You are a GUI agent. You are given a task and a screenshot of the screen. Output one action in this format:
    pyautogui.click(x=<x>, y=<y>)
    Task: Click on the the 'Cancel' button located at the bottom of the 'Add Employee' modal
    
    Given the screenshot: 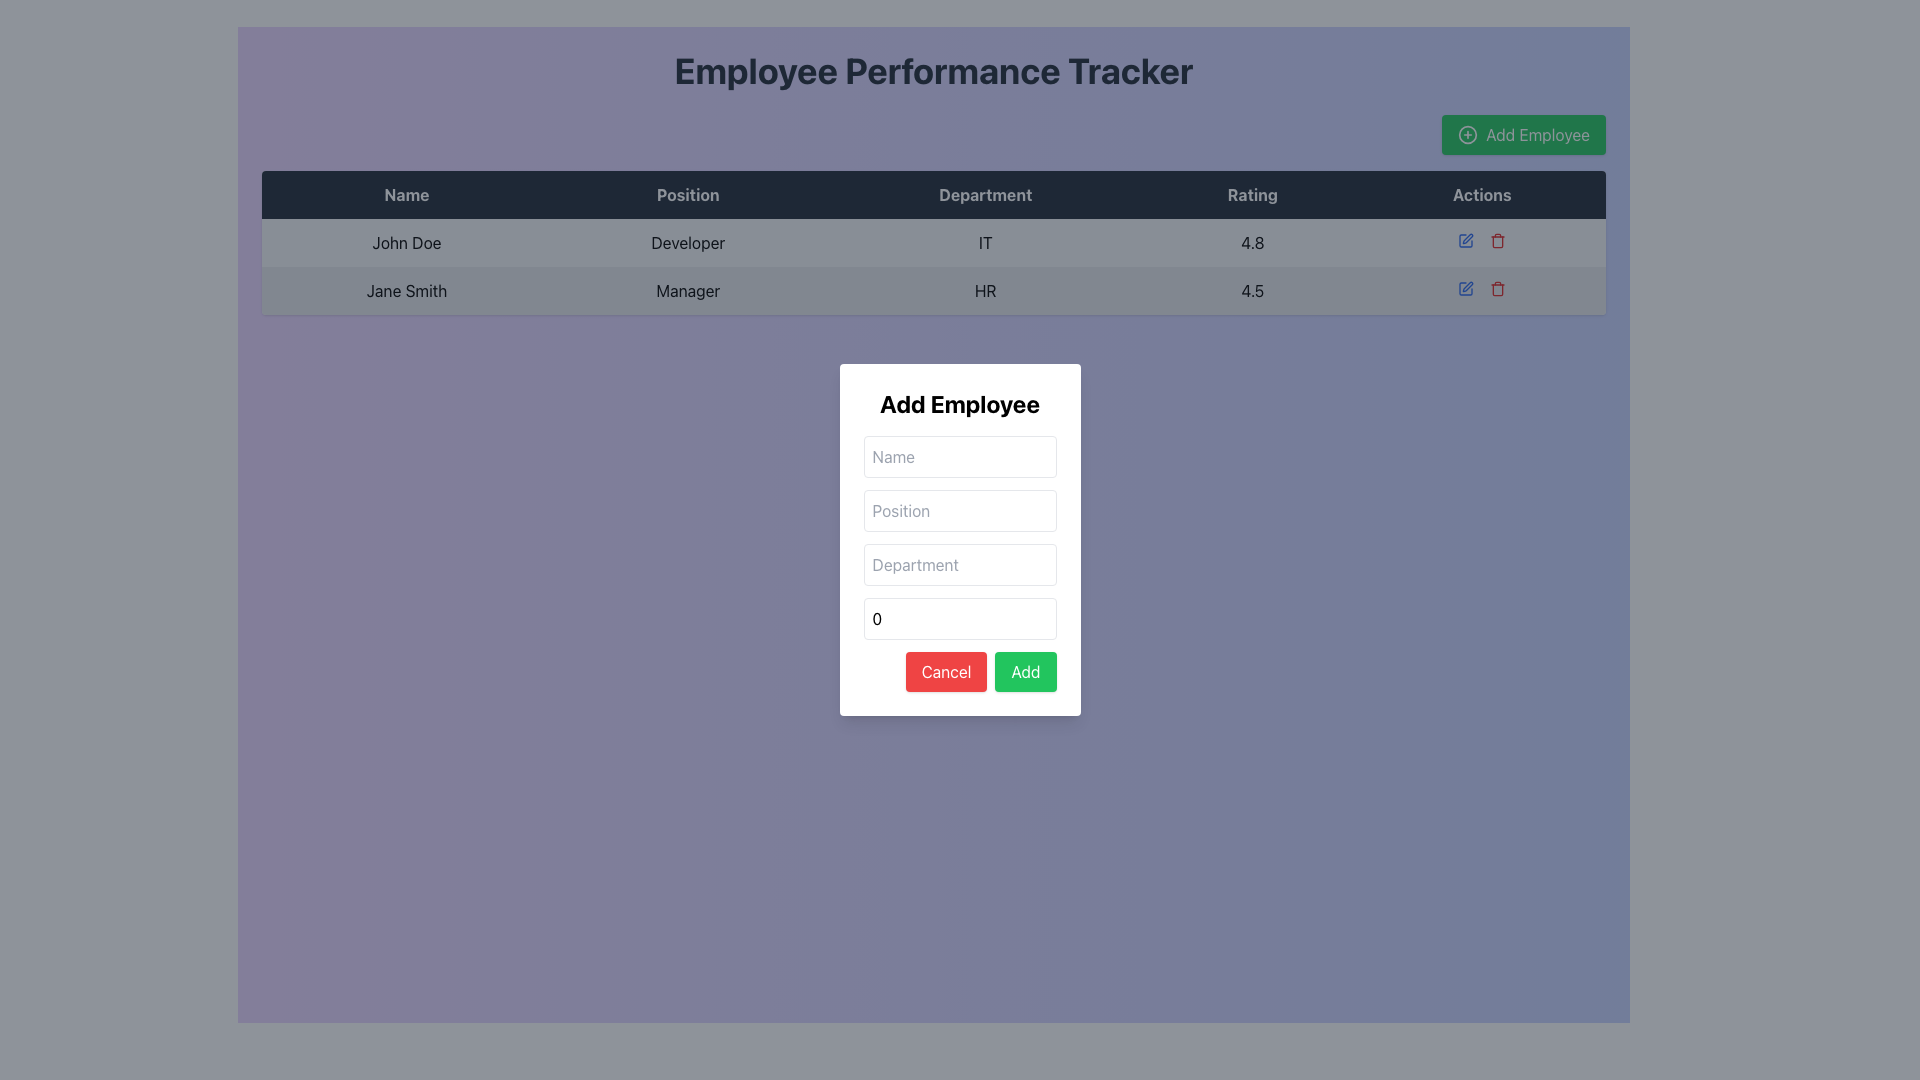 What is the action you would take?
    pyautogui.click(x=944, y=671)
    